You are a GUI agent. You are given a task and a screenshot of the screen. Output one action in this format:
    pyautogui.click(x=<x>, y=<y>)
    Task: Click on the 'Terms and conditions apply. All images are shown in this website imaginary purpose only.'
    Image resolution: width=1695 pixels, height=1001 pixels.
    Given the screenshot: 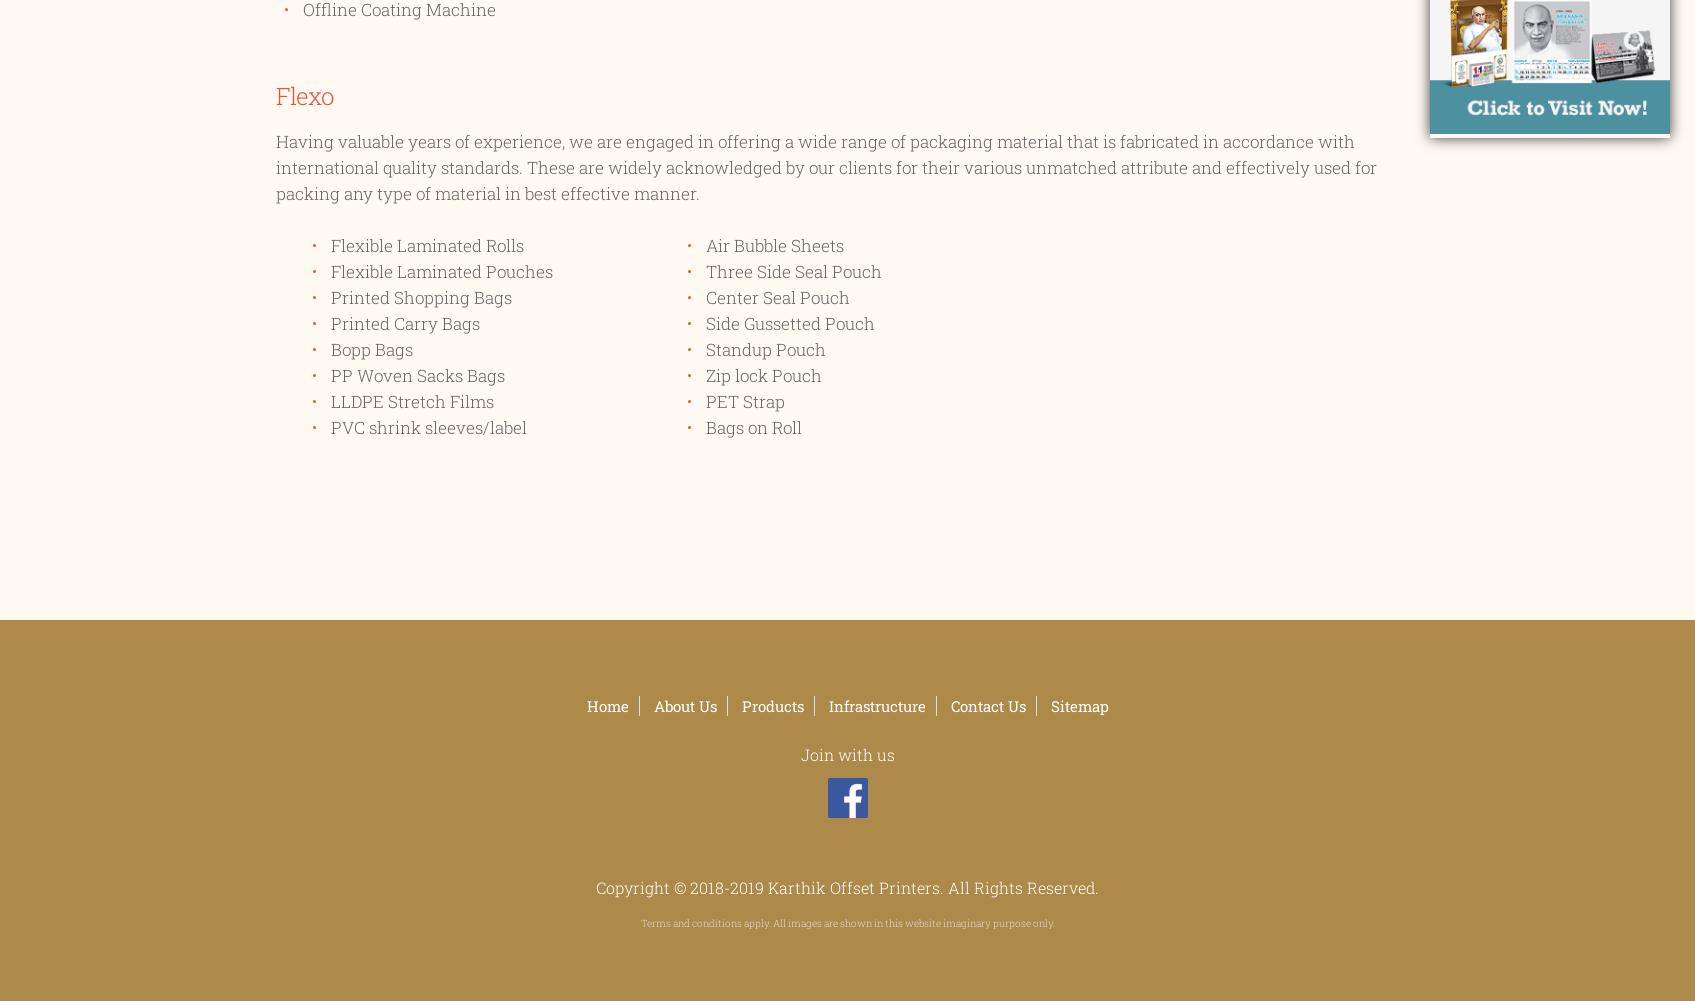 What is the action you would take?
    pyautogui.click(x=846, y=922)
    